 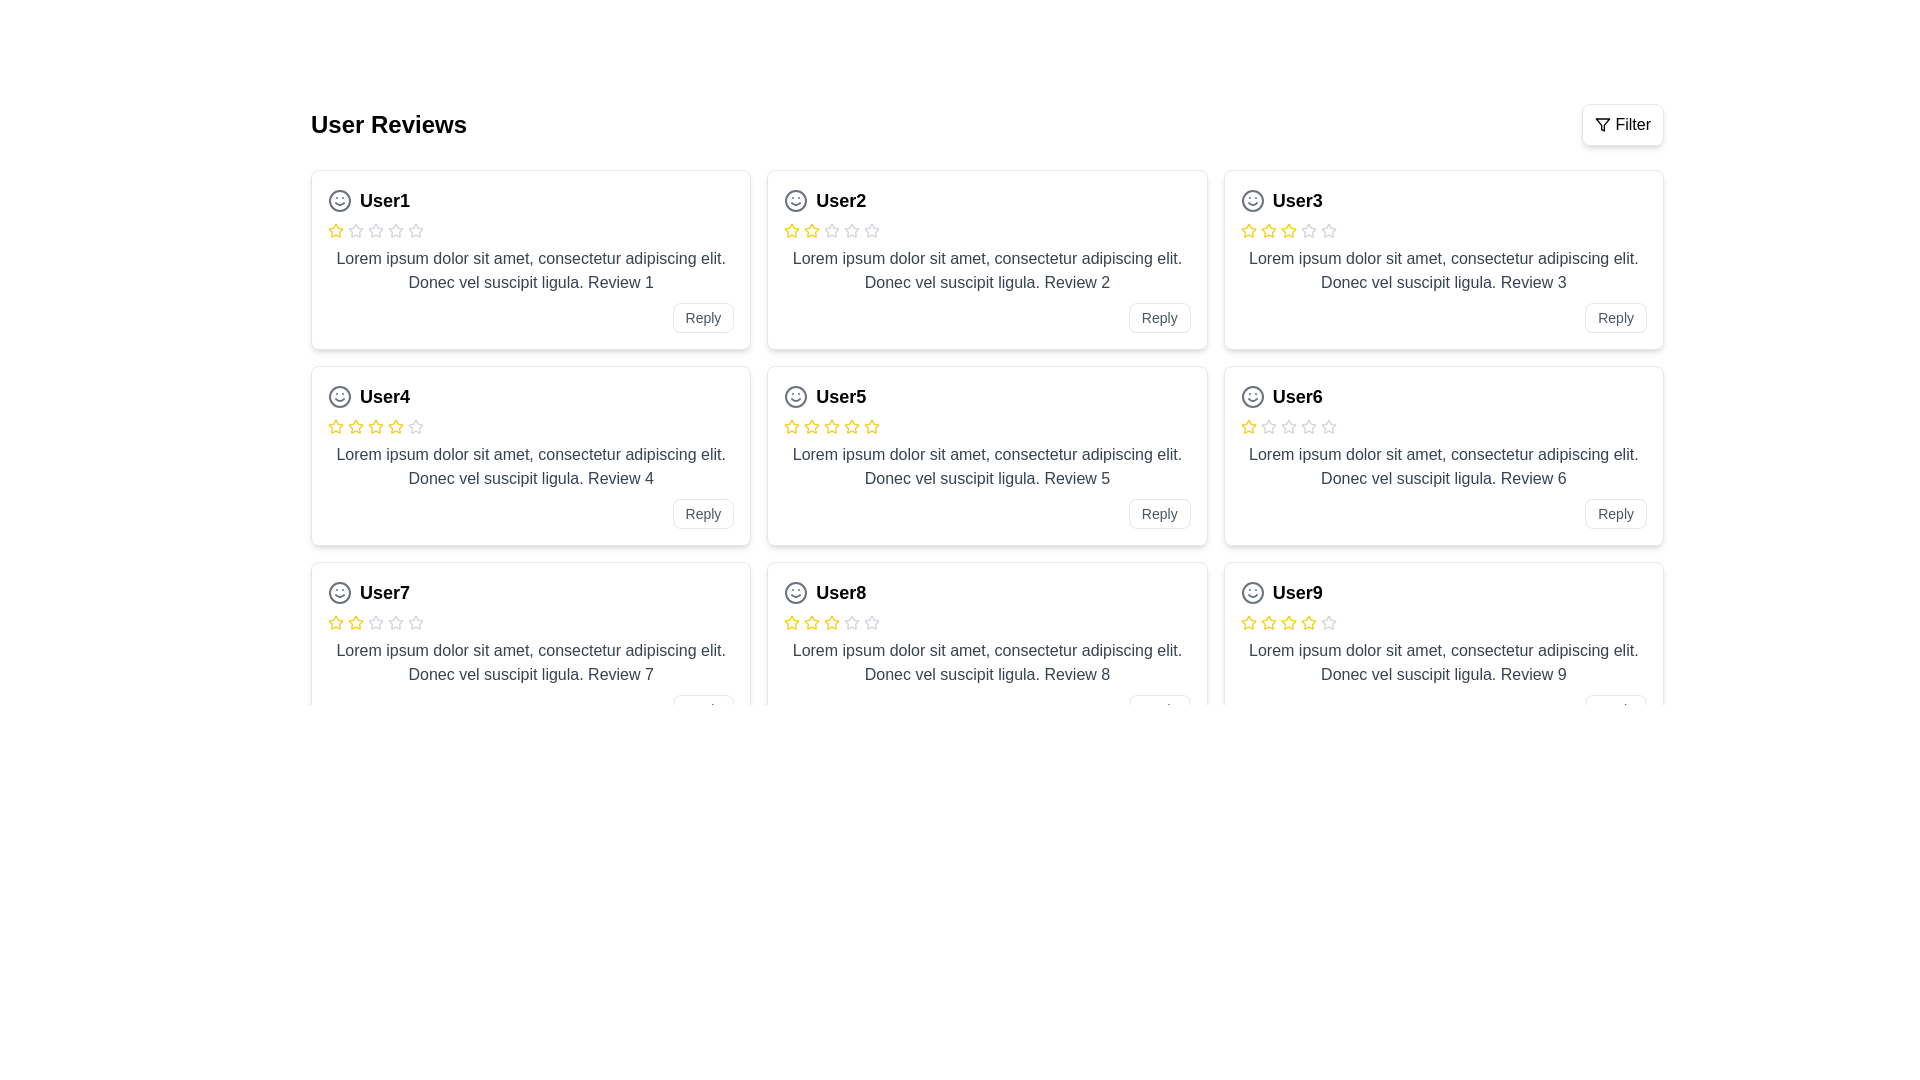 I want to click on the second star-shaped Rating Star icon with a yellow stroke in the User8 review card, so click(x=812, y=621).